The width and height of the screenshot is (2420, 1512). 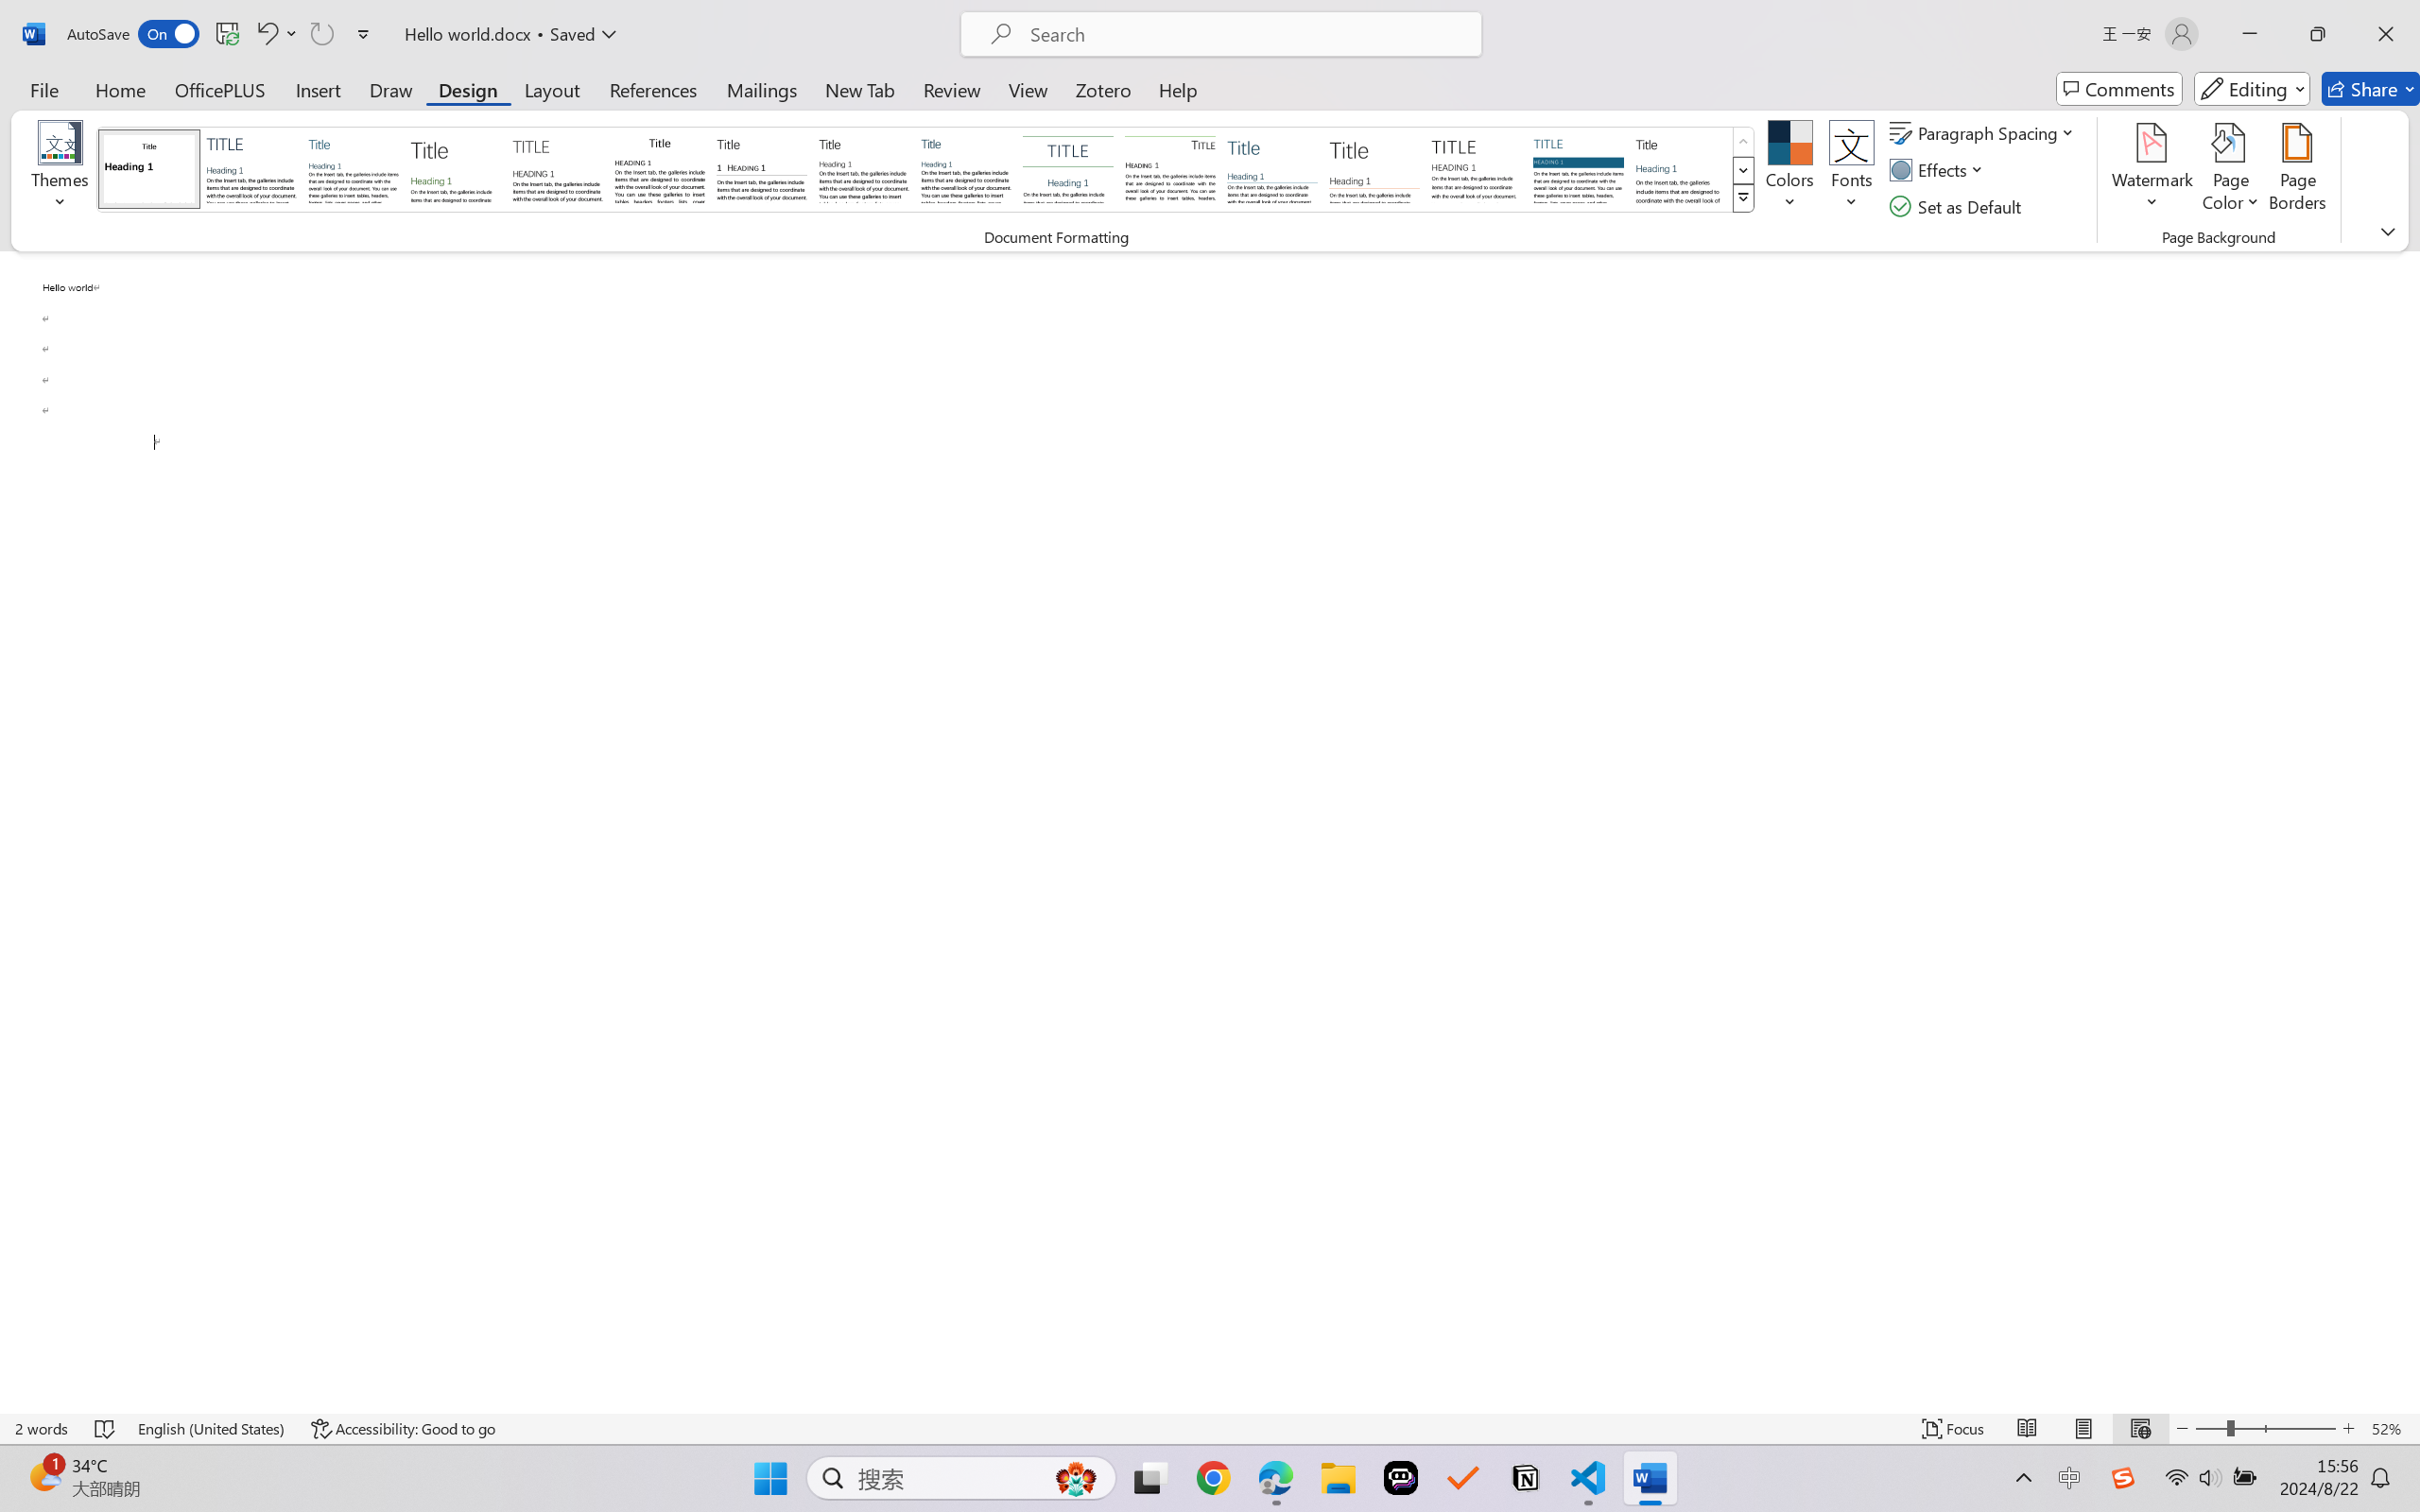 What do you see at coordinates (2083, 1428) in the screenshot?
I see `'Print Layout'` at bounding box center [2083, 1428].